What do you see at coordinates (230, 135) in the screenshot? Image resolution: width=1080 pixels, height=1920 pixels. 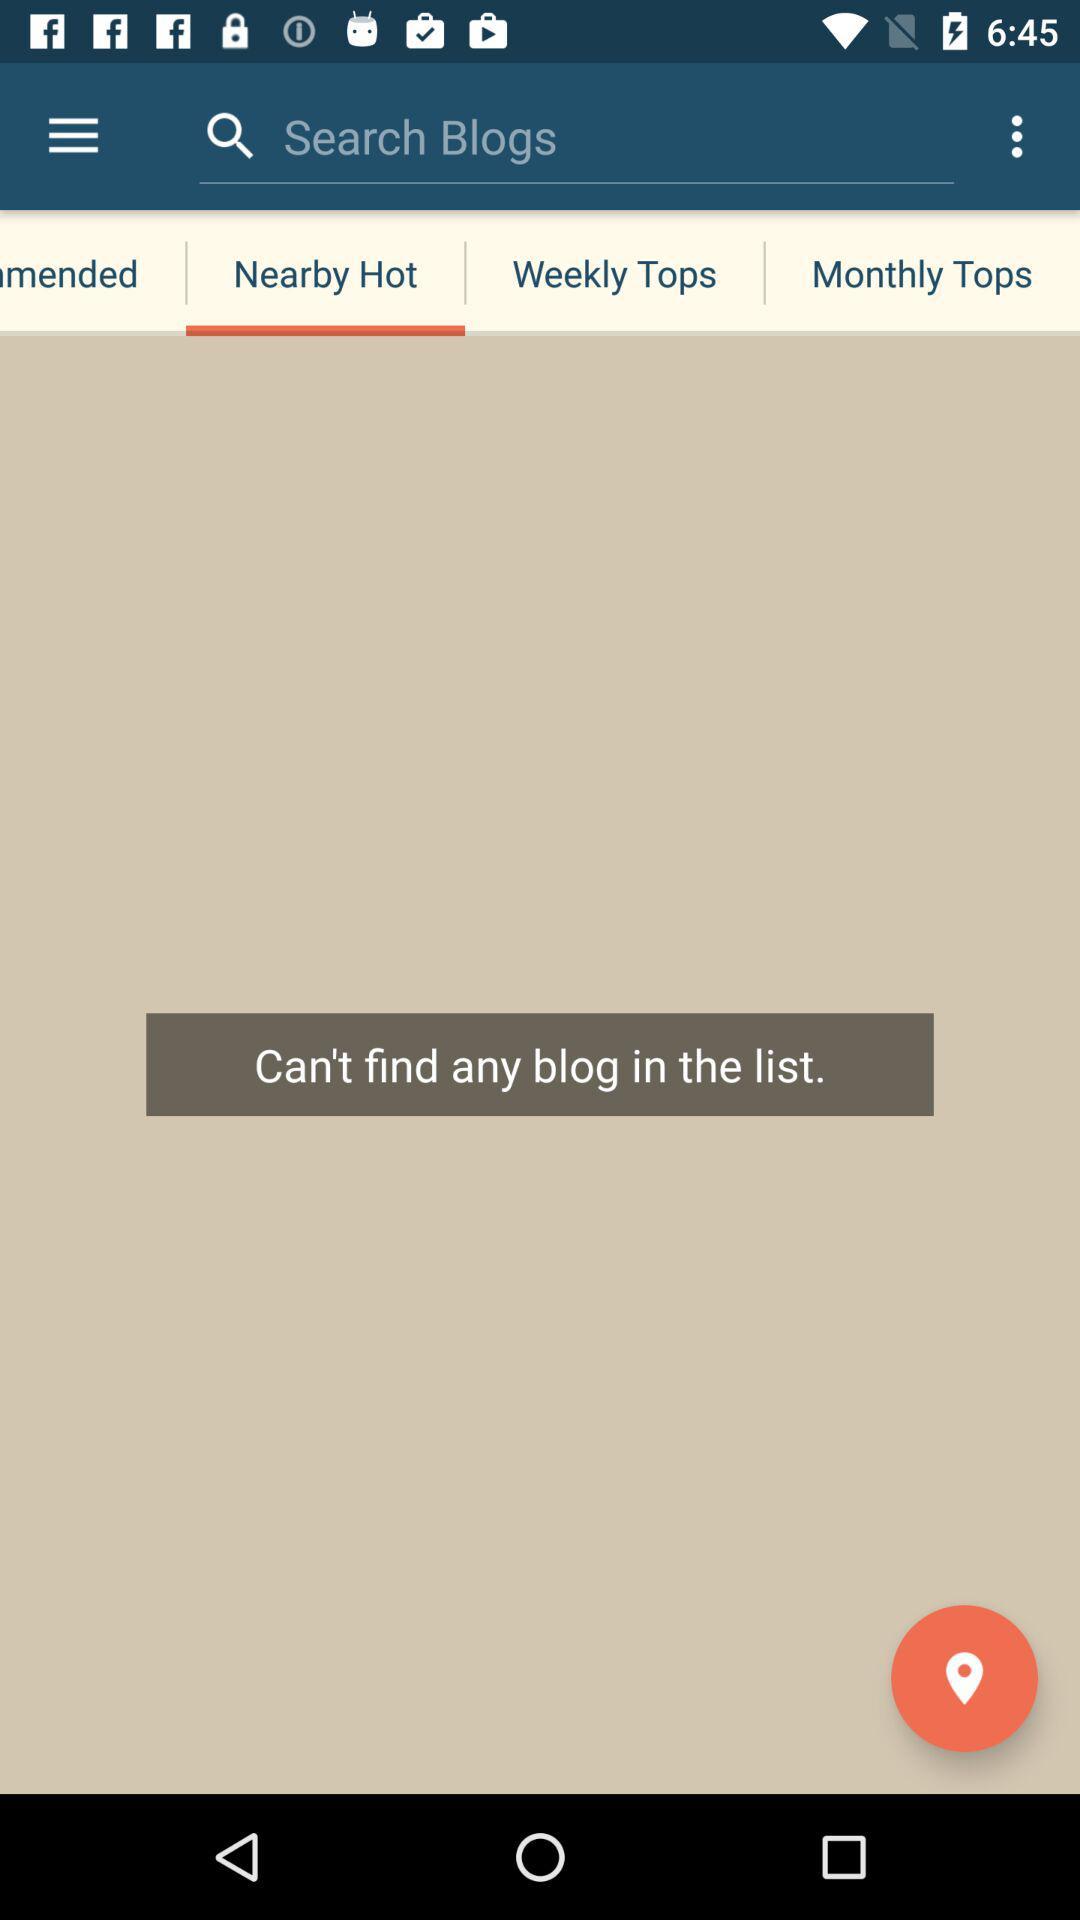 I see `the item to the left of the search blogs item` at bounding box center [230, 135].